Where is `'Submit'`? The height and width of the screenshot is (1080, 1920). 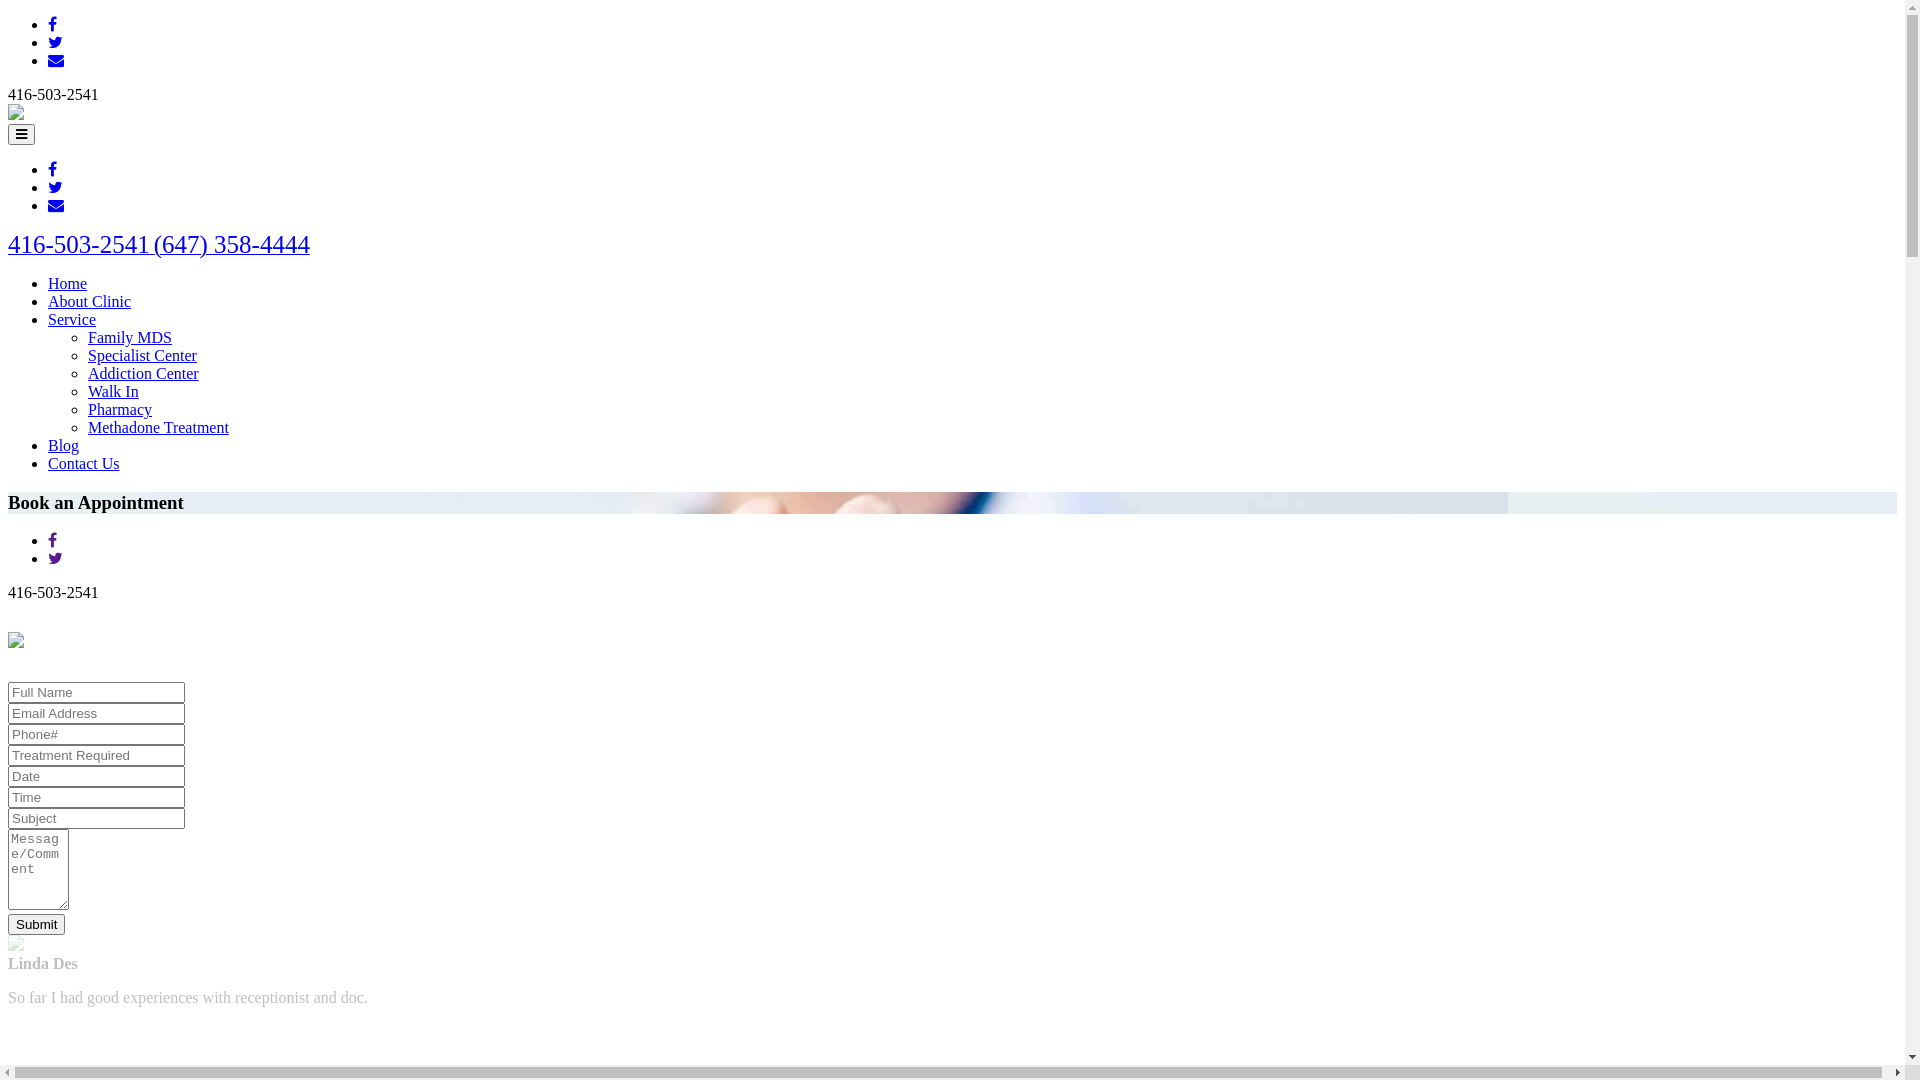 'Submit' is located at coordinates (36, 924).